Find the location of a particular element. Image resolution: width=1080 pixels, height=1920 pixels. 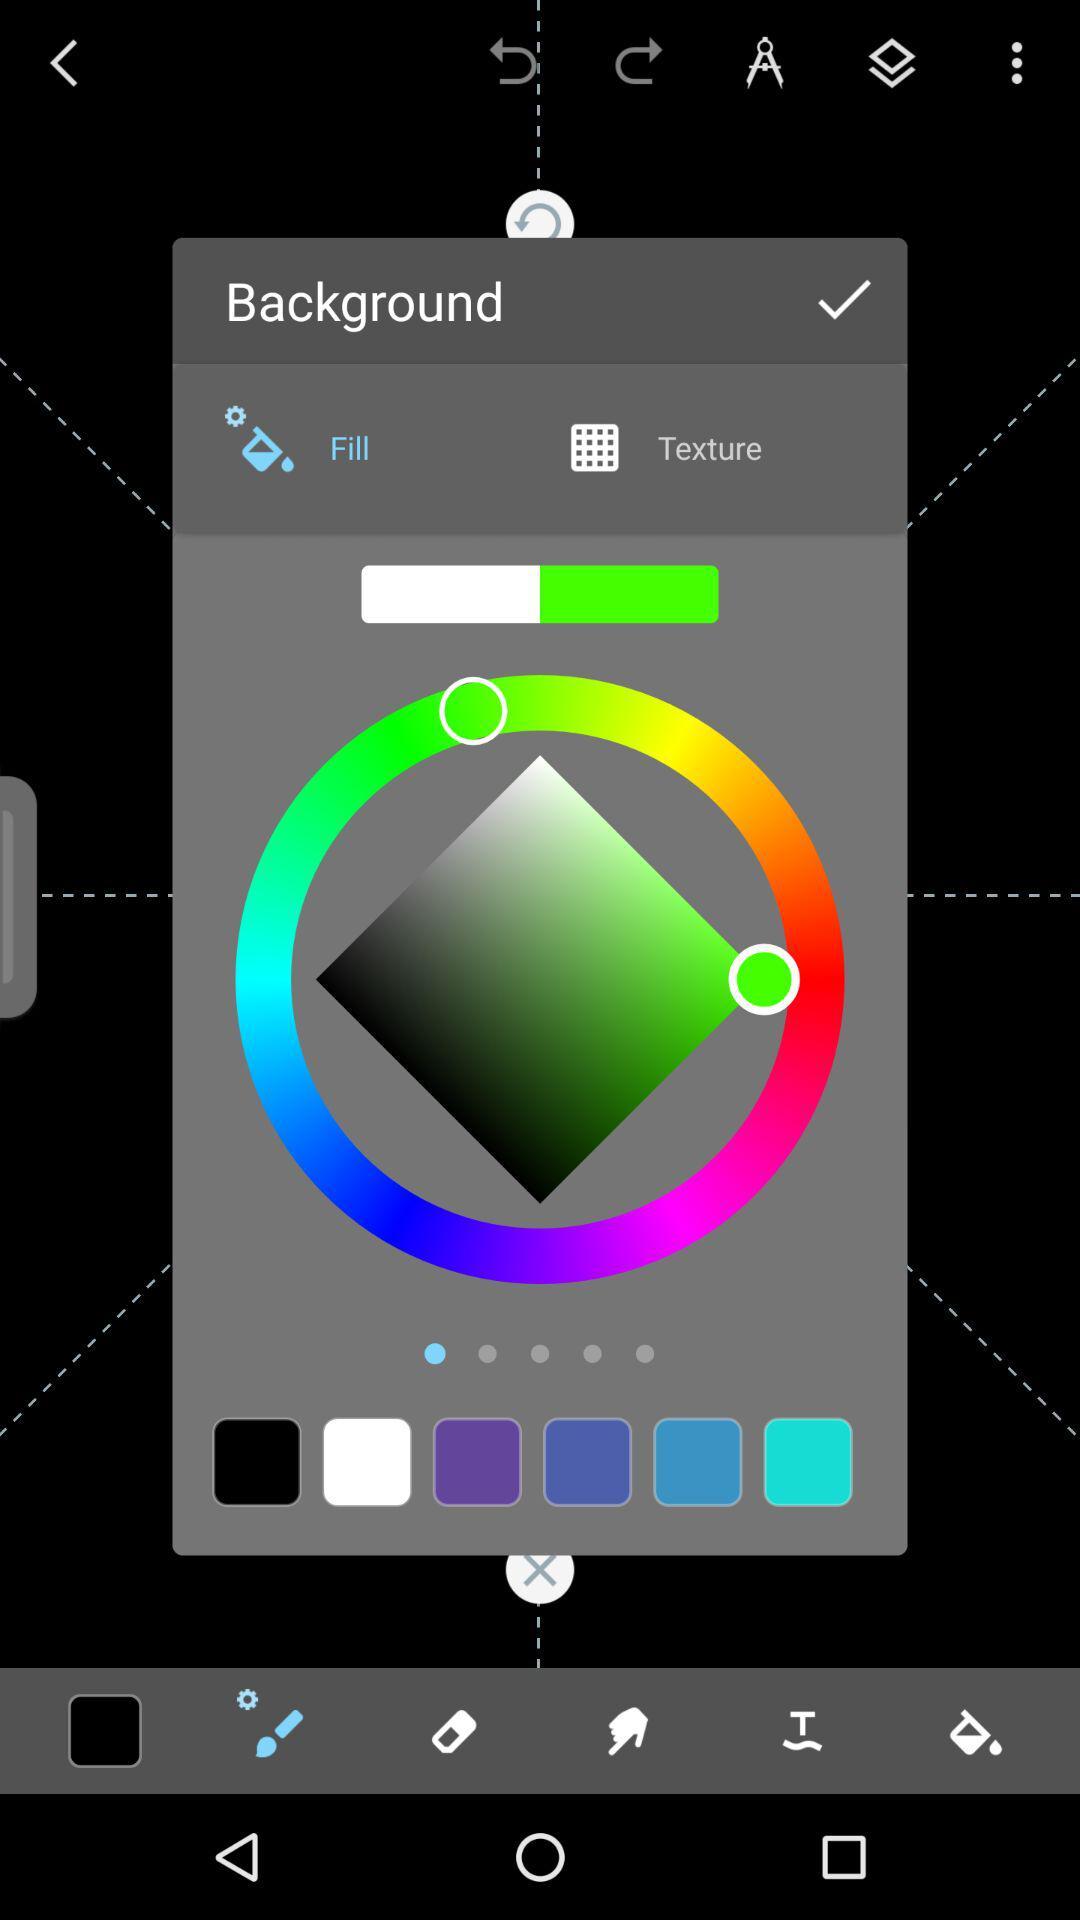

the arrow_backward icon is located at coordinates (61, 62).